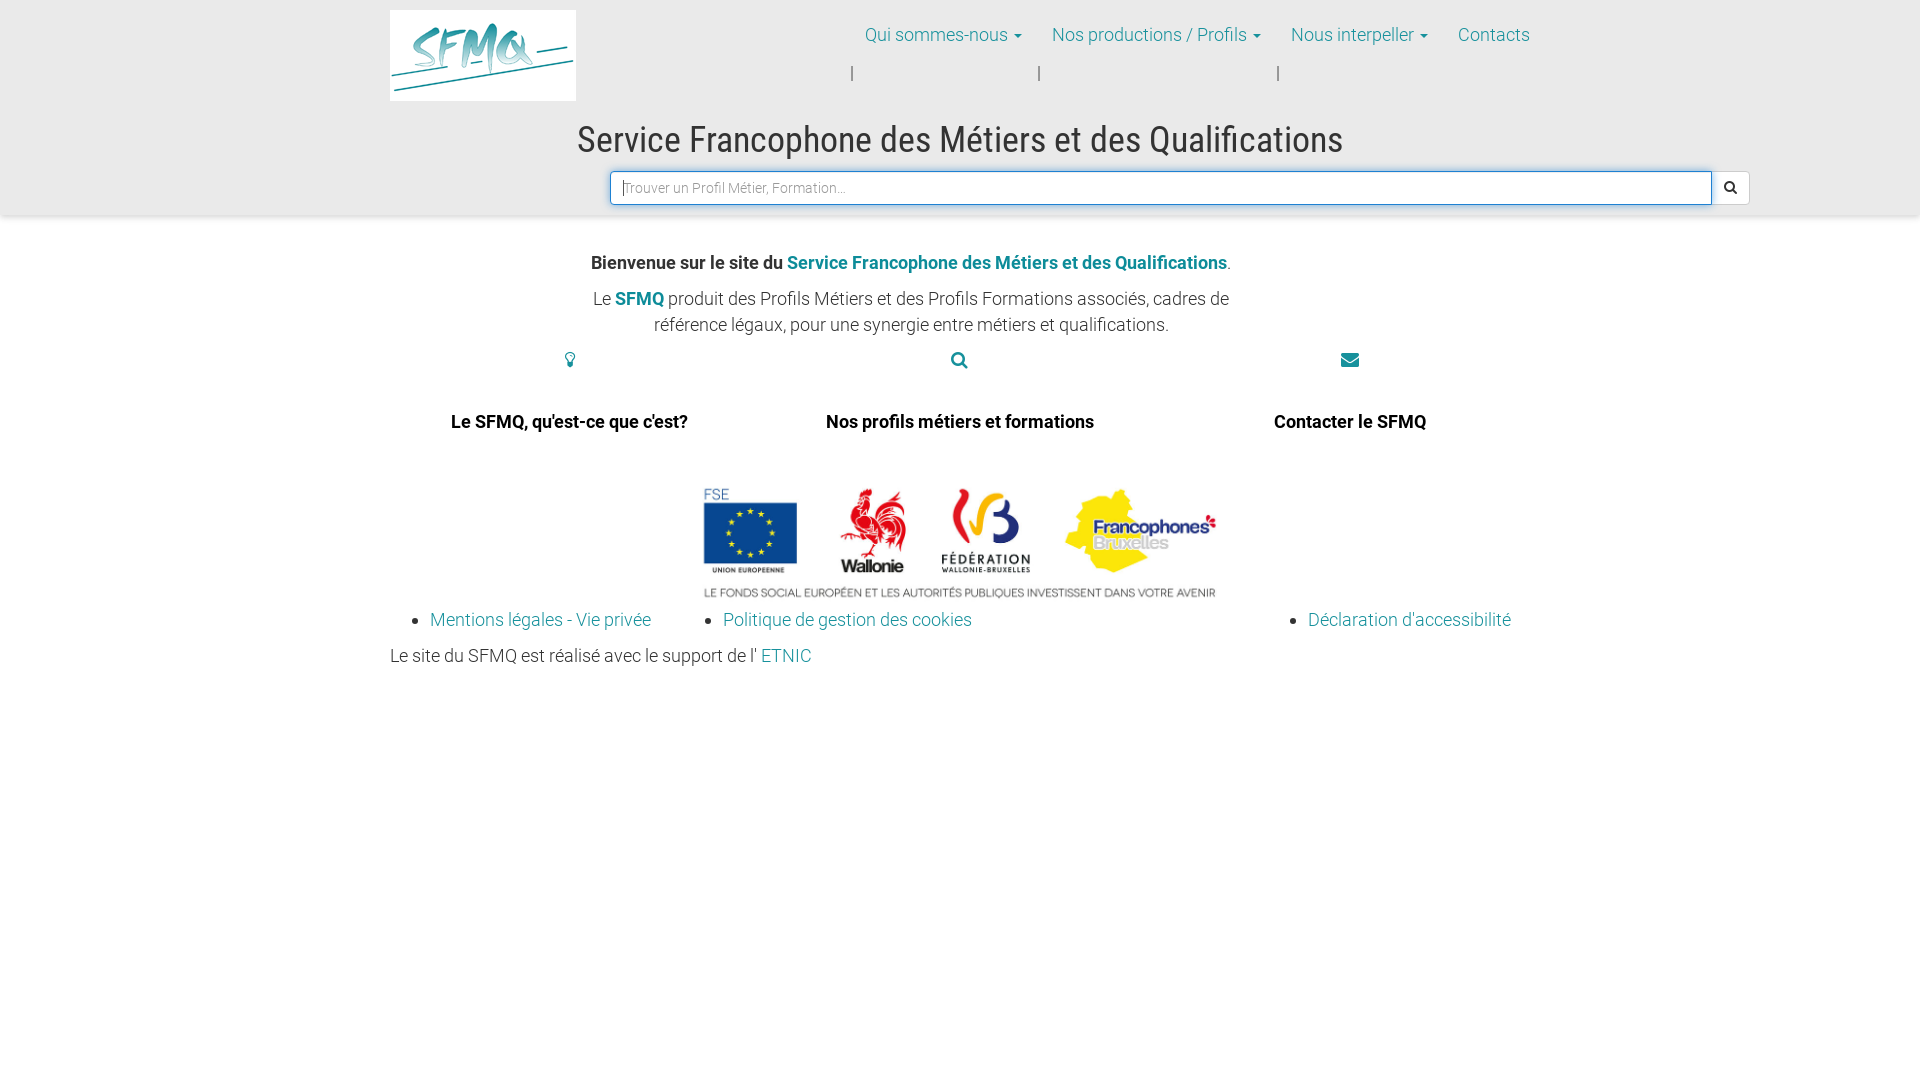  Describe the element at coordinates (1156, 34) in the screenshot. I see `'Nos productions / Profils'` at that location.